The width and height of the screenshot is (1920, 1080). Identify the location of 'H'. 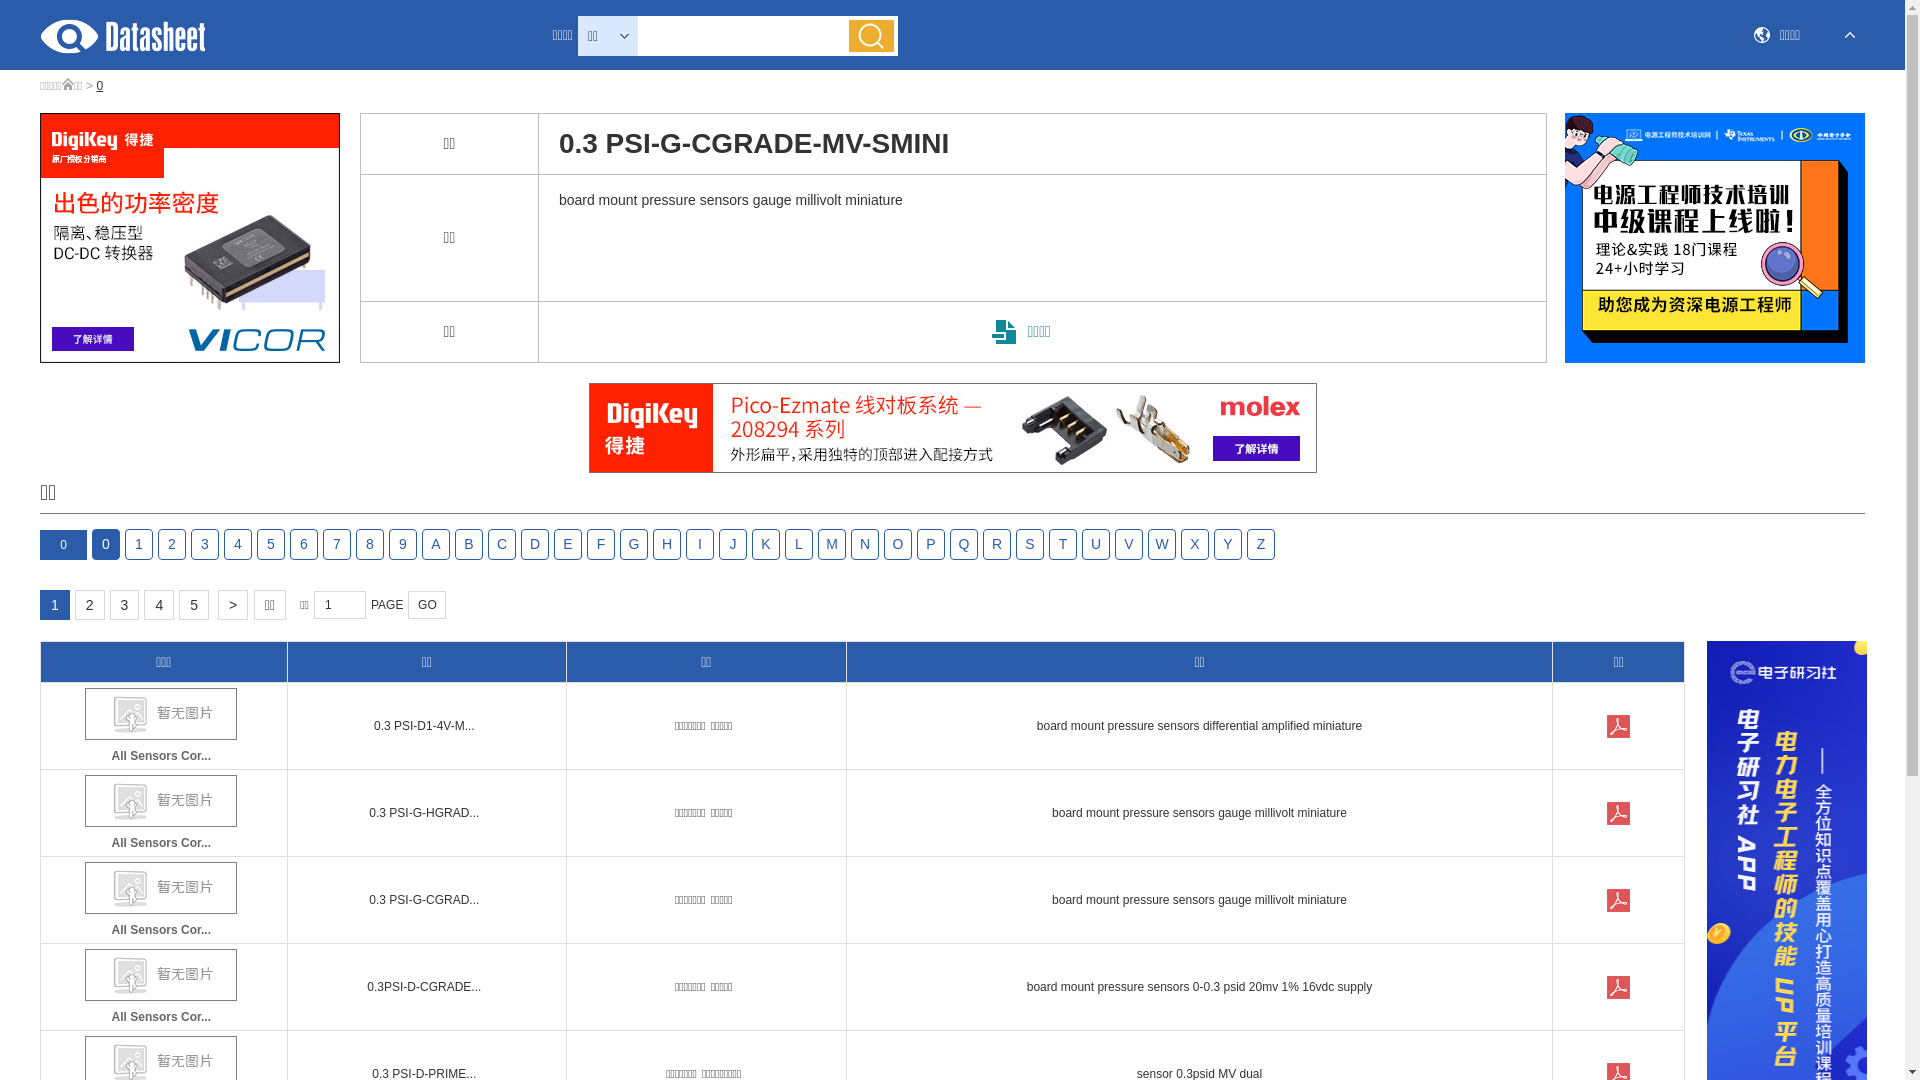
(667, 544).